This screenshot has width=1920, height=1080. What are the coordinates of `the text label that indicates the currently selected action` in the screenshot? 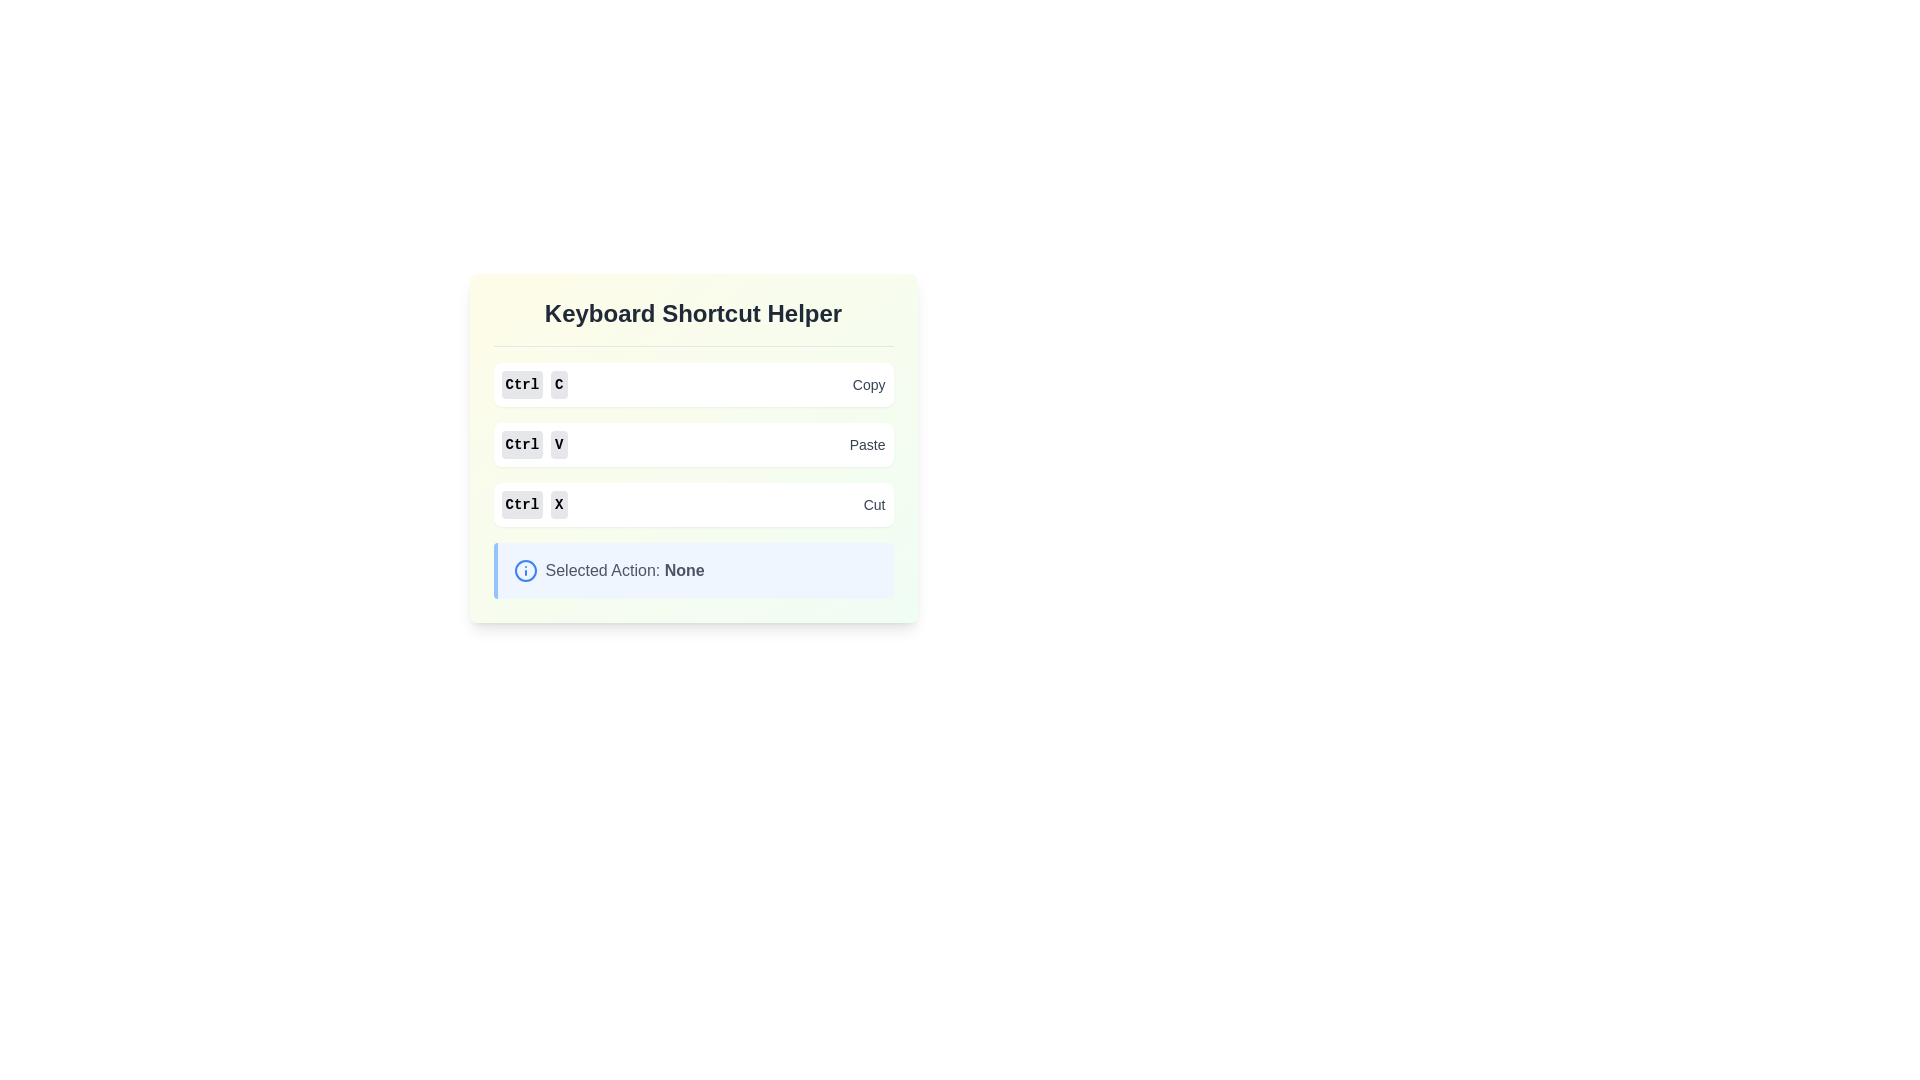 It's located at (684, 570).